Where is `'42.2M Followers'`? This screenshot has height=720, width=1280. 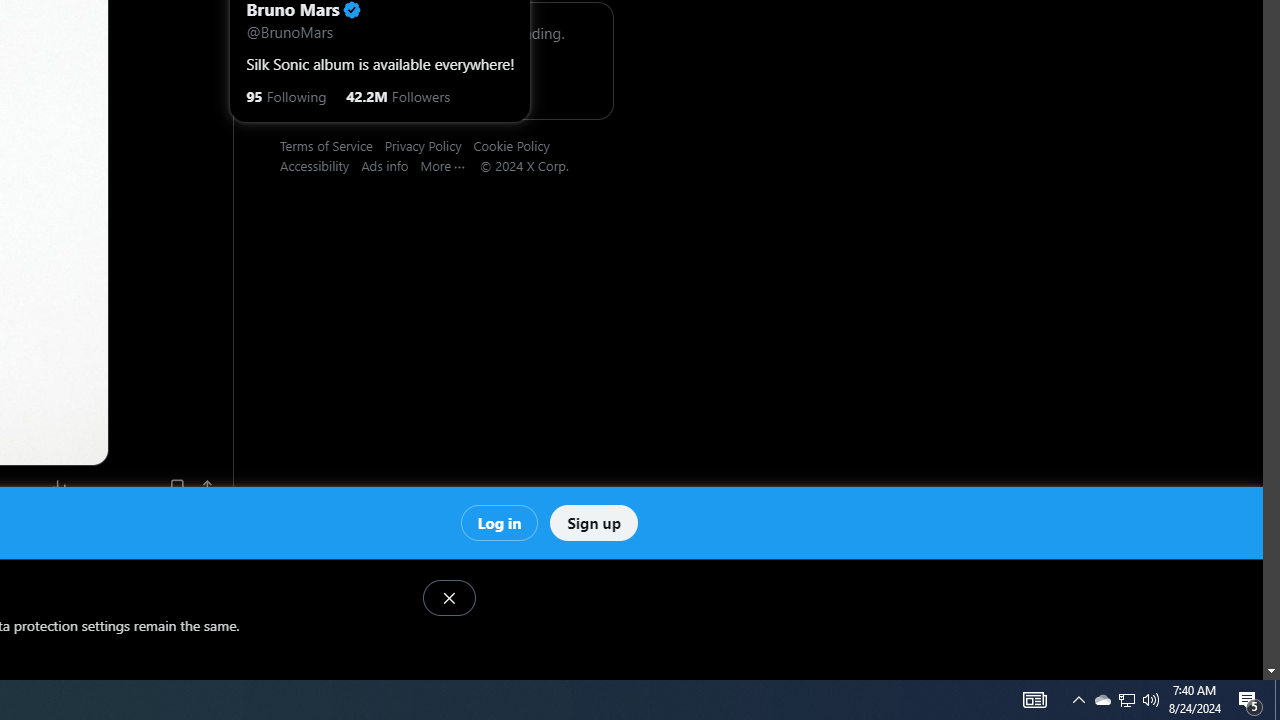
'42.2M Followers' is located at coordinates (398, 95).